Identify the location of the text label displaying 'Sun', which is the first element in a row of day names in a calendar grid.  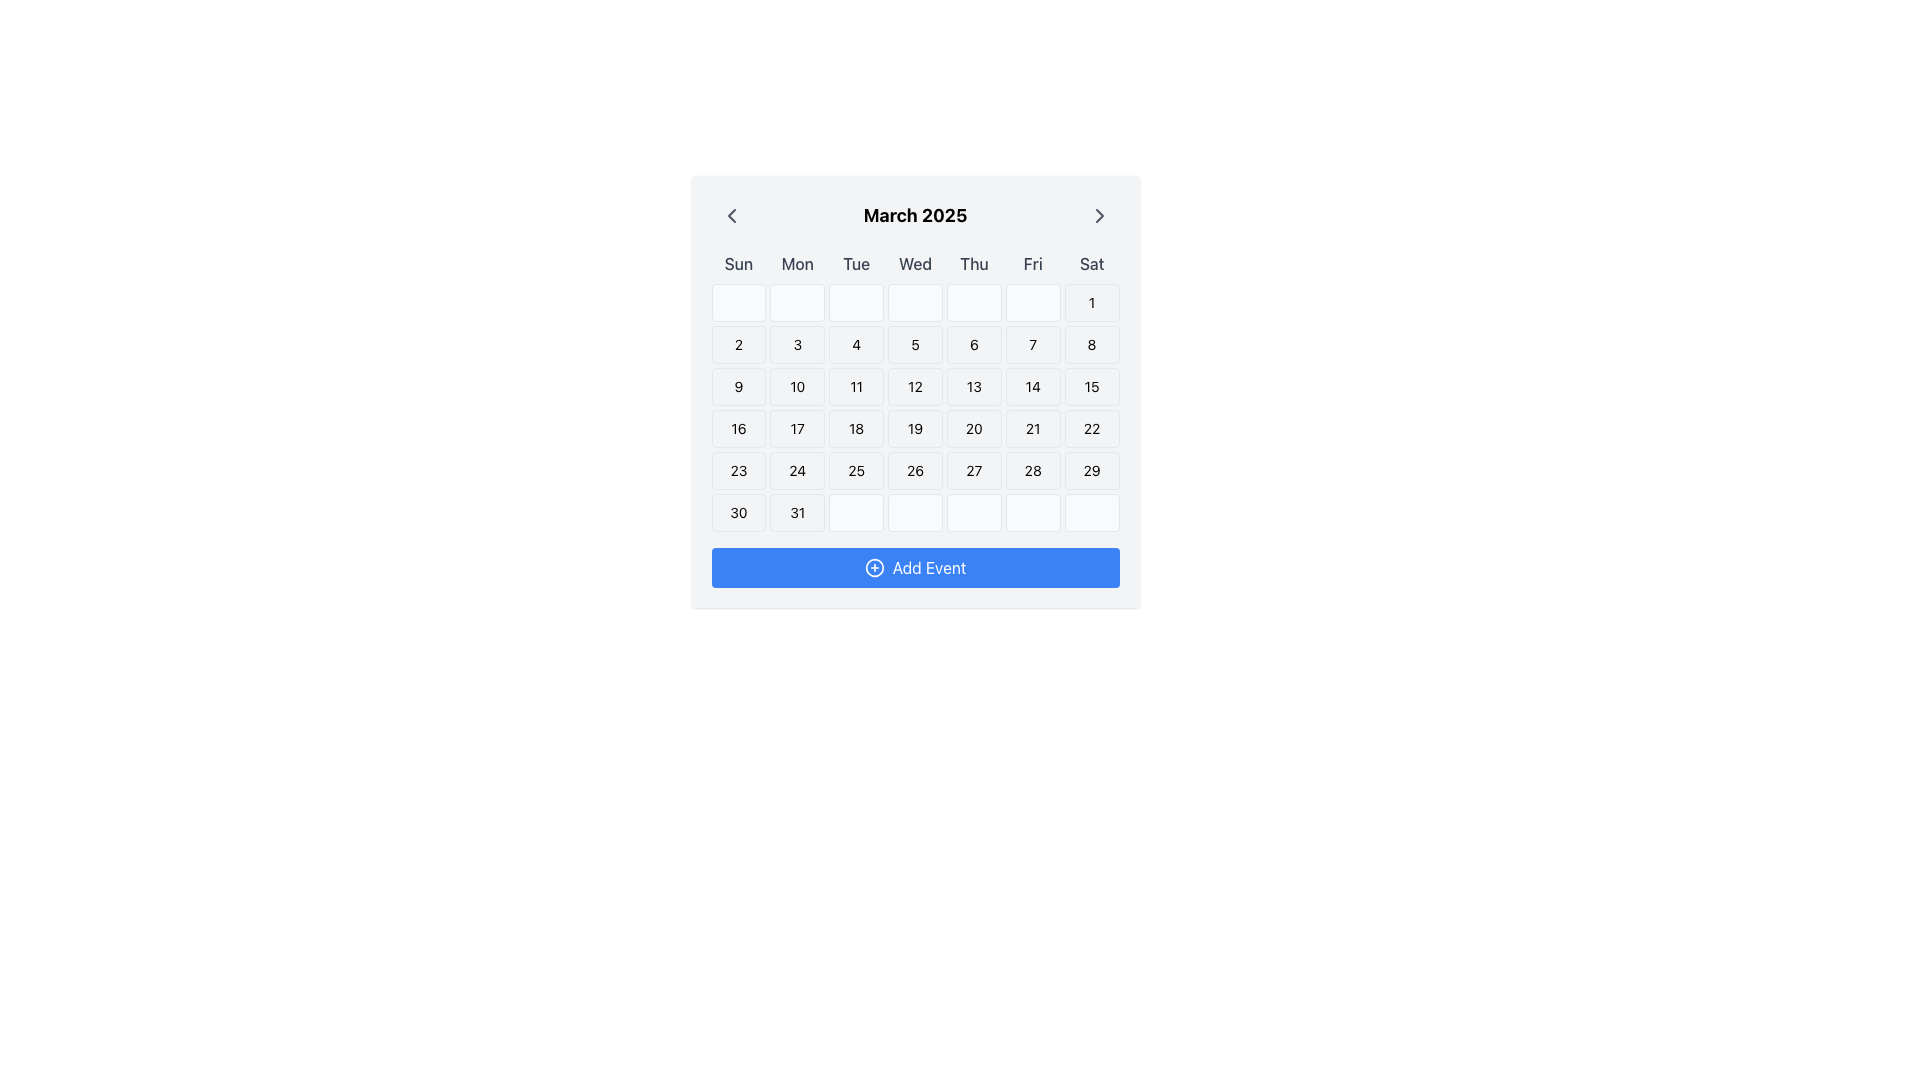
(738, 262).